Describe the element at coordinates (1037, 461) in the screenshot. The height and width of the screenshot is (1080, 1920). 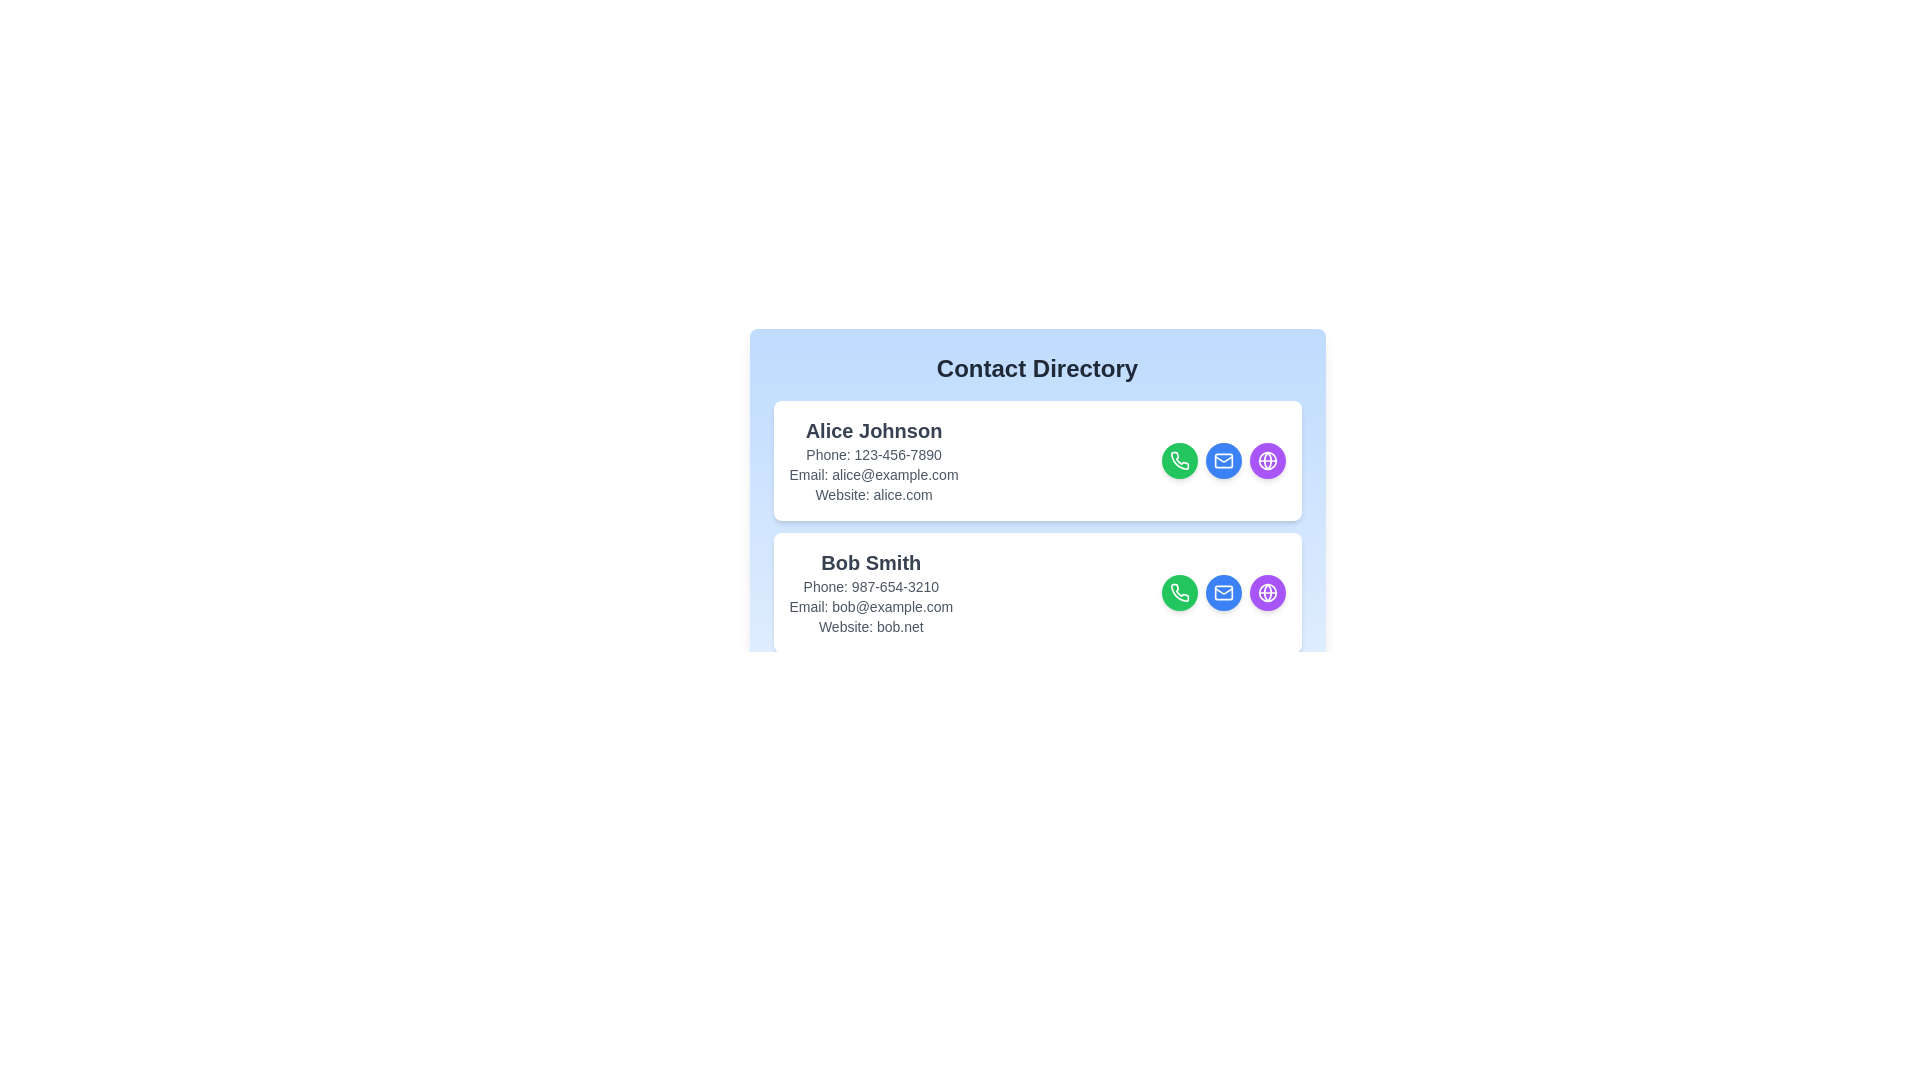
I see `the contact card of Alice Johnson` at that location.